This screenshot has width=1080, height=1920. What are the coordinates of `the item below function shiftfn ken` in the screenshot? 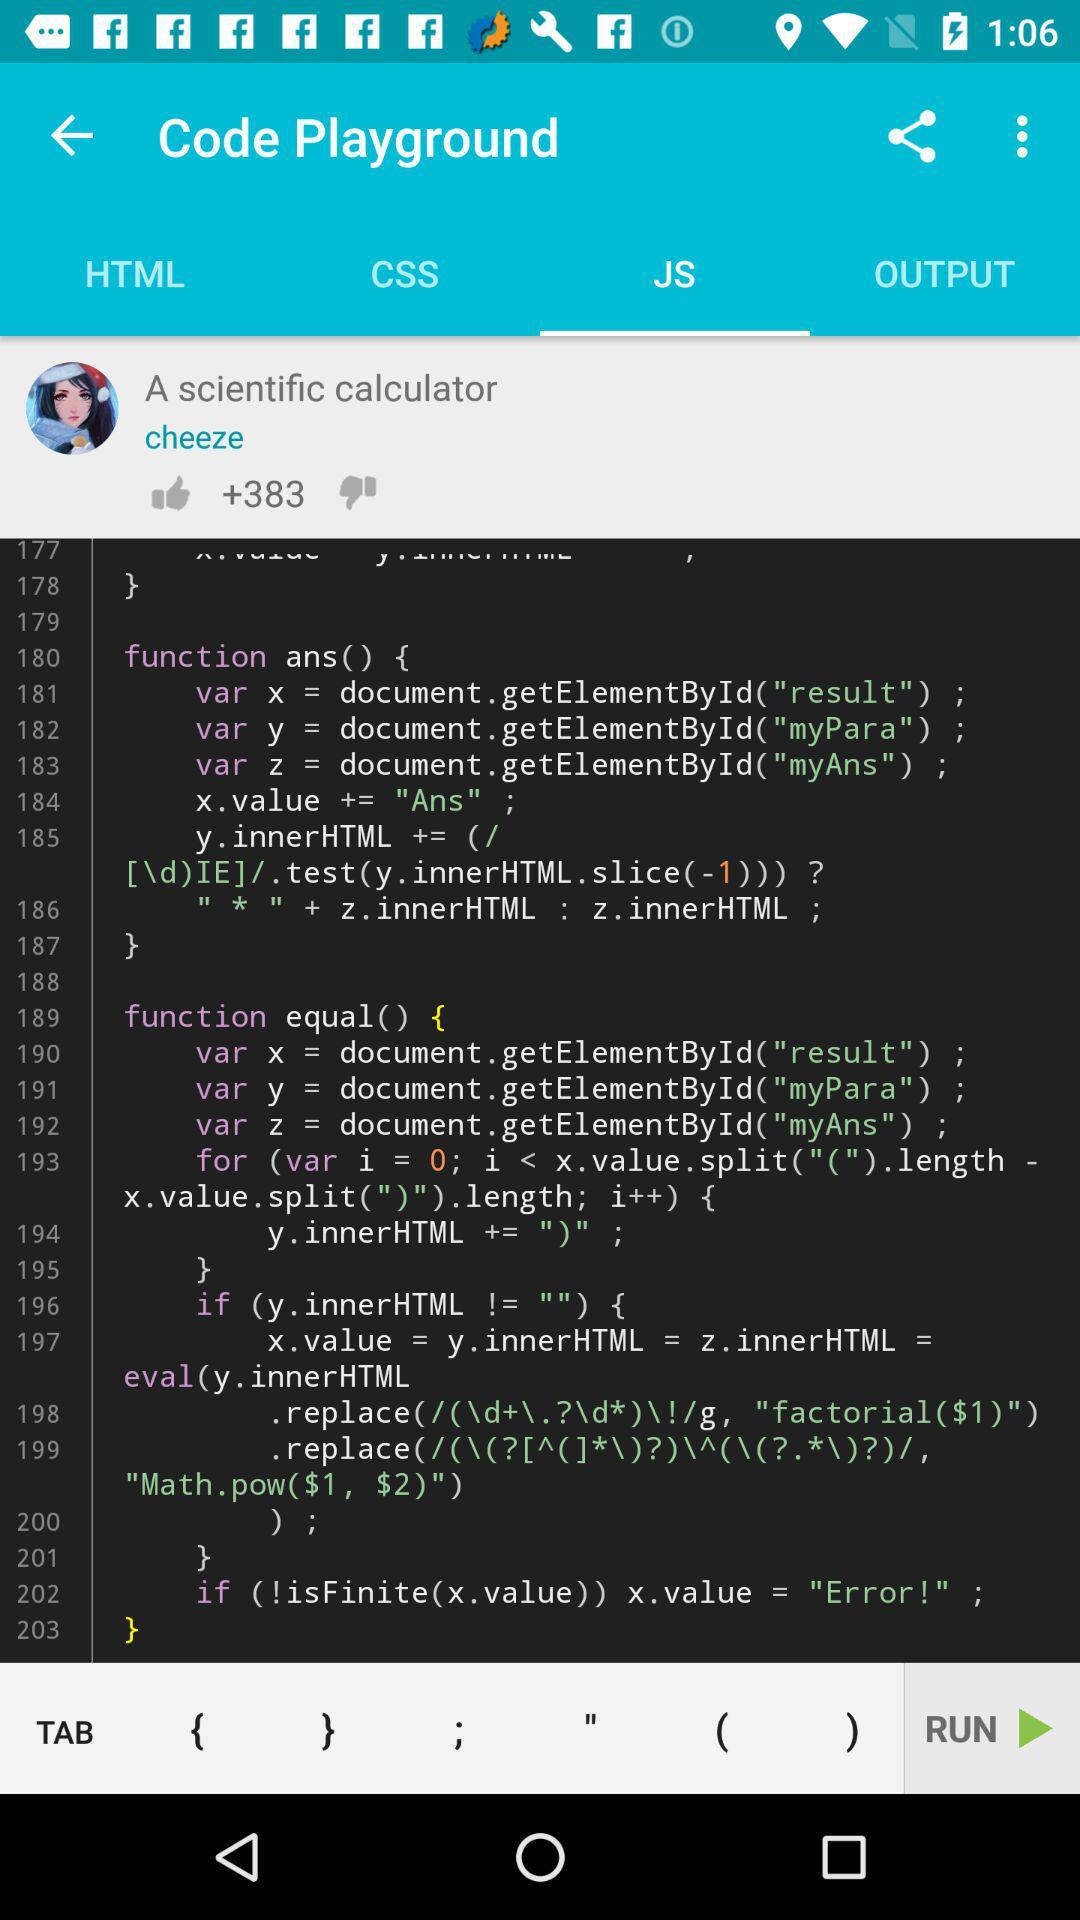 It's located at (589, 1727).